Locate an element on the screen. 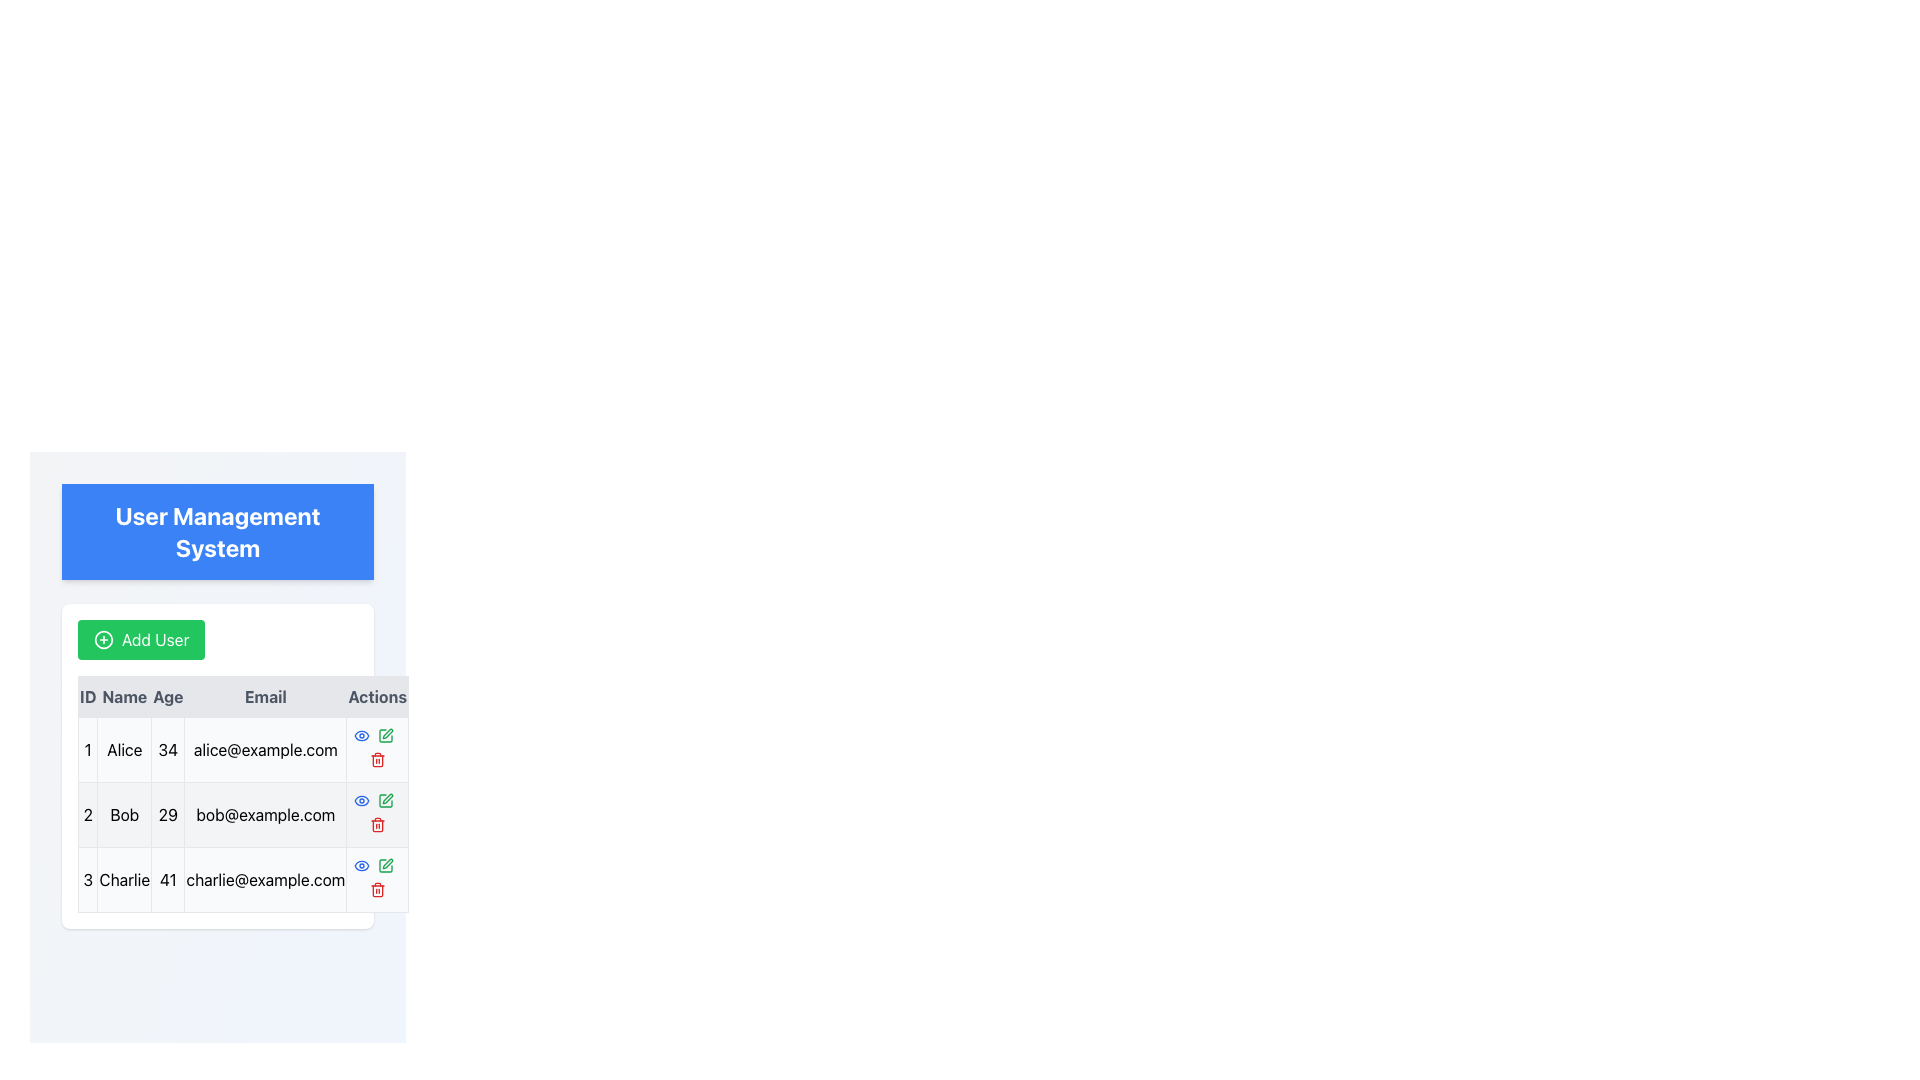 The height and width of the screenshot is (1080, 1920). the table cell displaying the age '29' for the user 'Bob', which is located in the second row under the 'Age' column is located at coordinates (168, 814).